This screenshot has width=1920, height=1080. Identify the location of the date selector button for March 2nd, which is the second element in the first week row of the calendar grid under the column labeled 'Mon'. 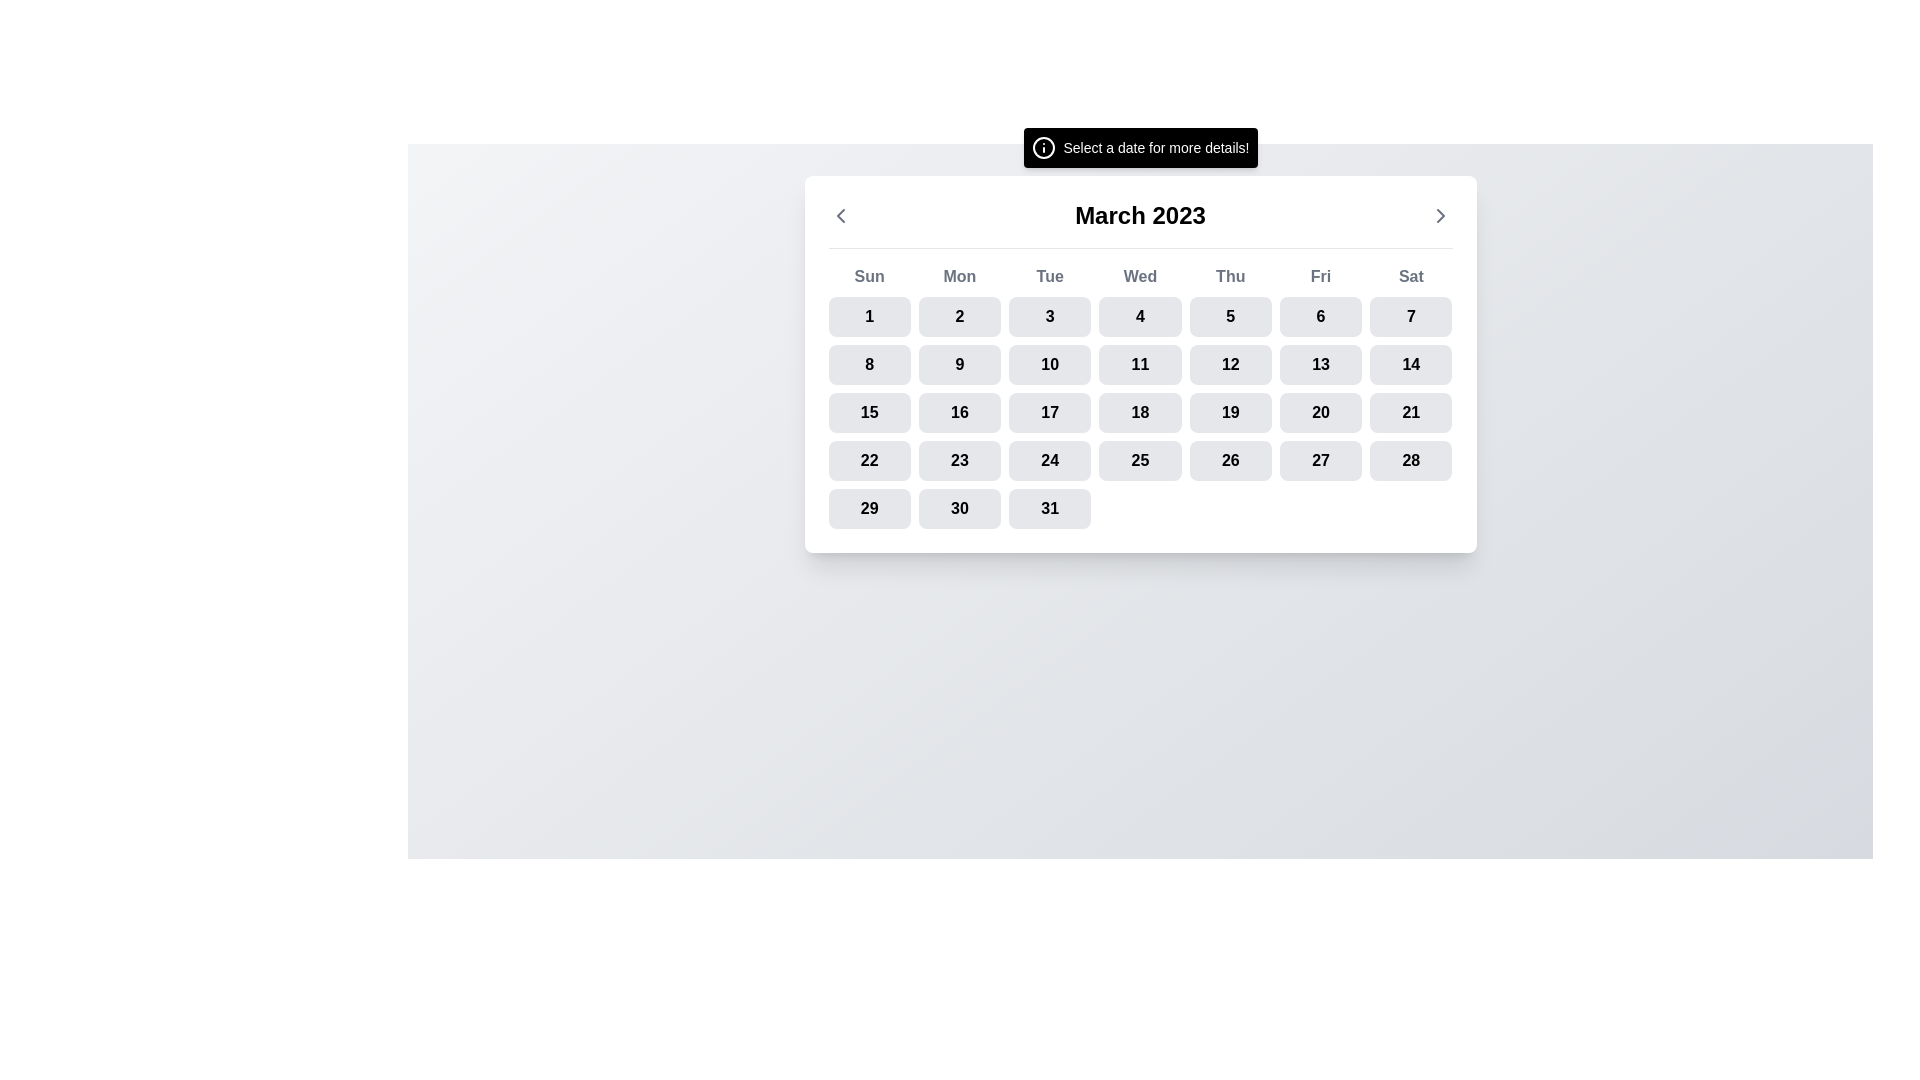
(960, 315).